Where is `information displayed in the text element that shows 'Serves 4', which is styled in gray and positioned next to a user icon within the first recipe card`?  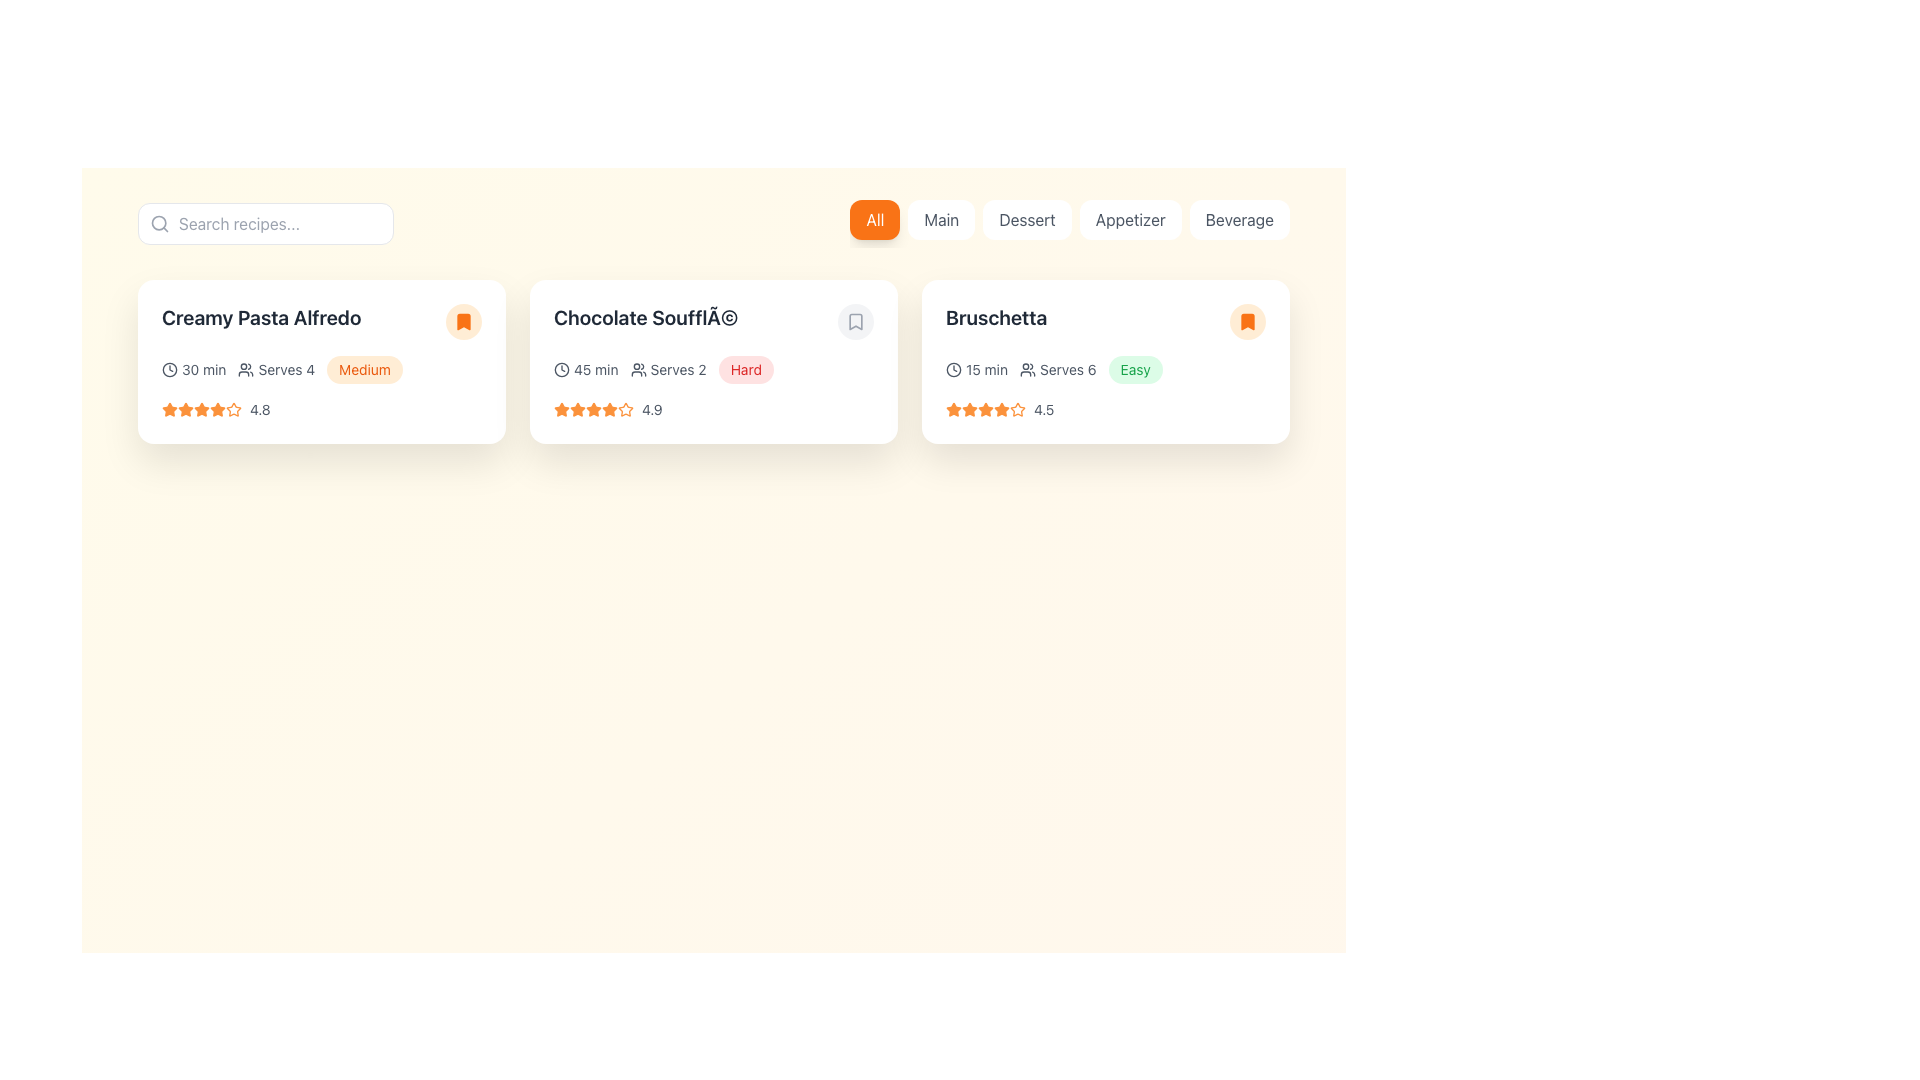
information displayed in the text element that shows 'Serves 4', which is styled in gray and positioned next to a user icon within the first recipe card is located at coordinates (285, 370).